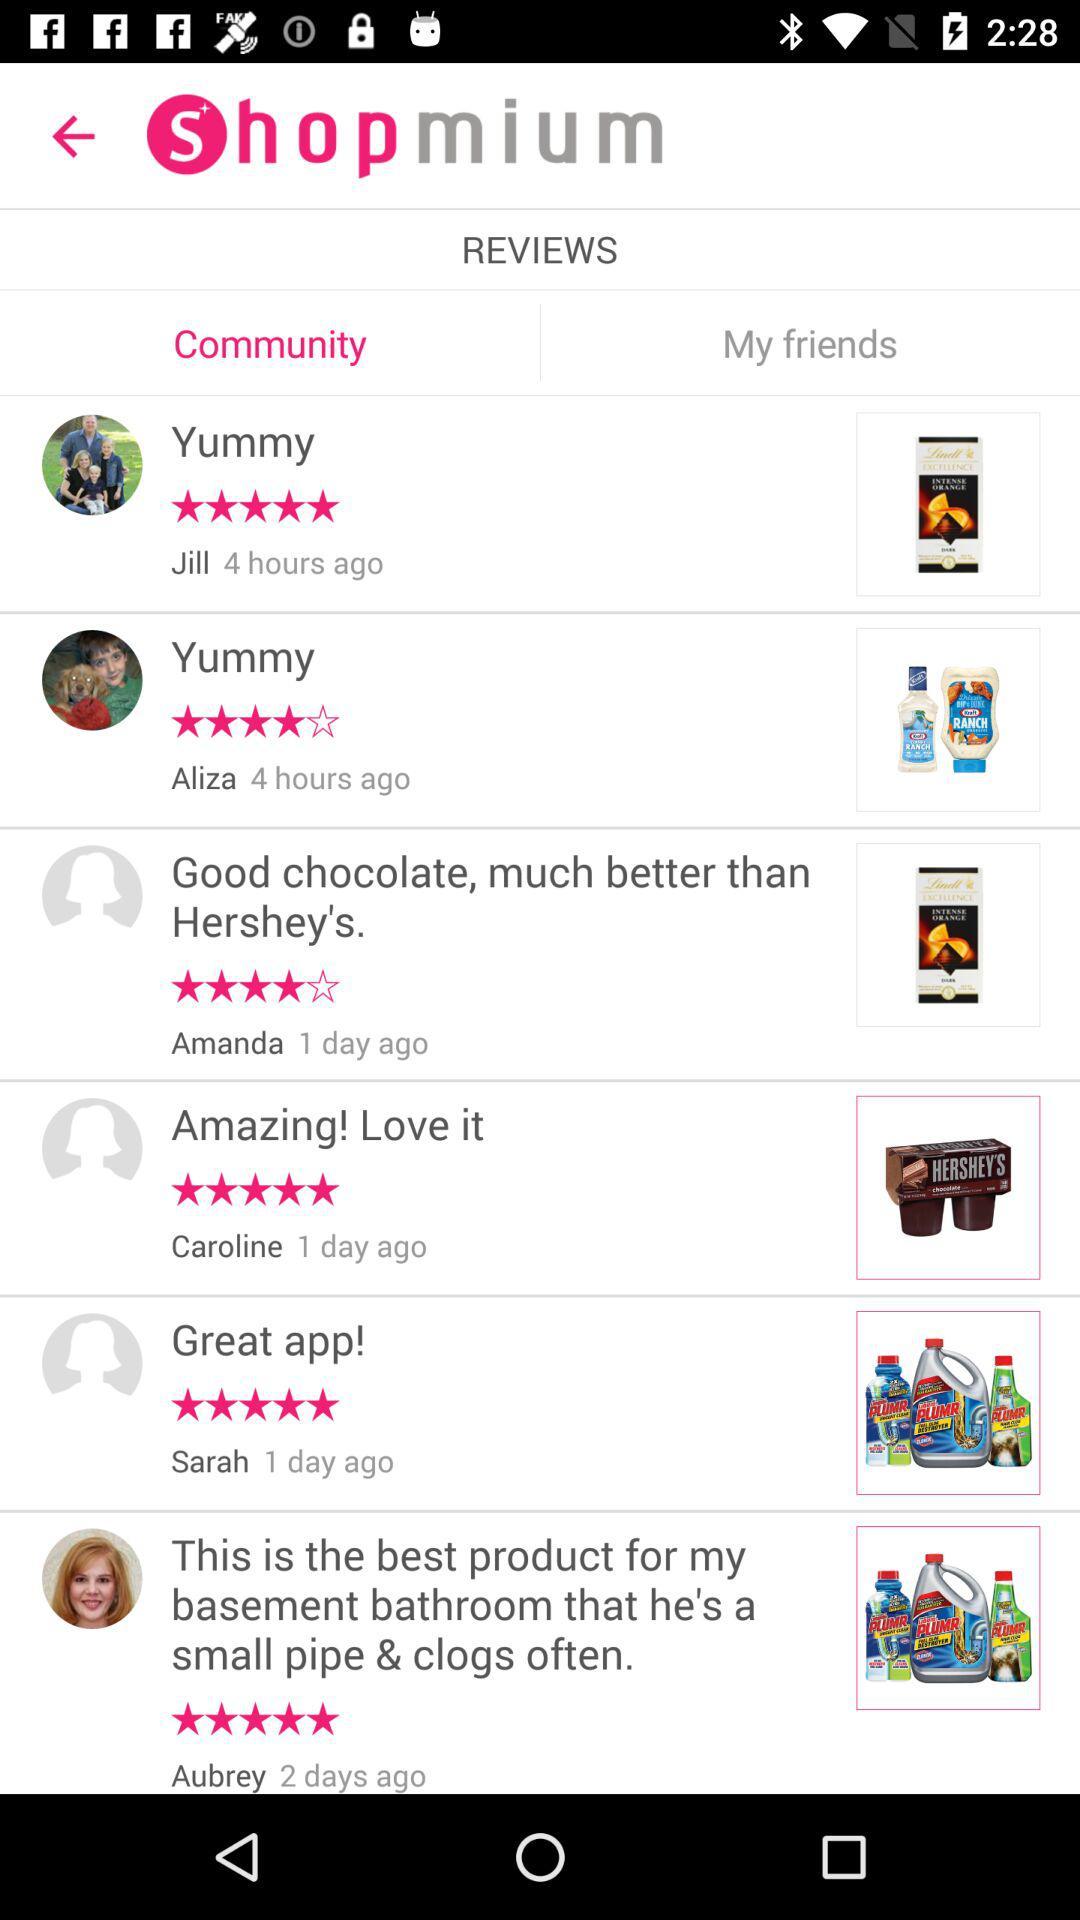  Describe the element at coordinates (92, 894) in the screenshot. I see `the item next to good chocolate much` at that location.